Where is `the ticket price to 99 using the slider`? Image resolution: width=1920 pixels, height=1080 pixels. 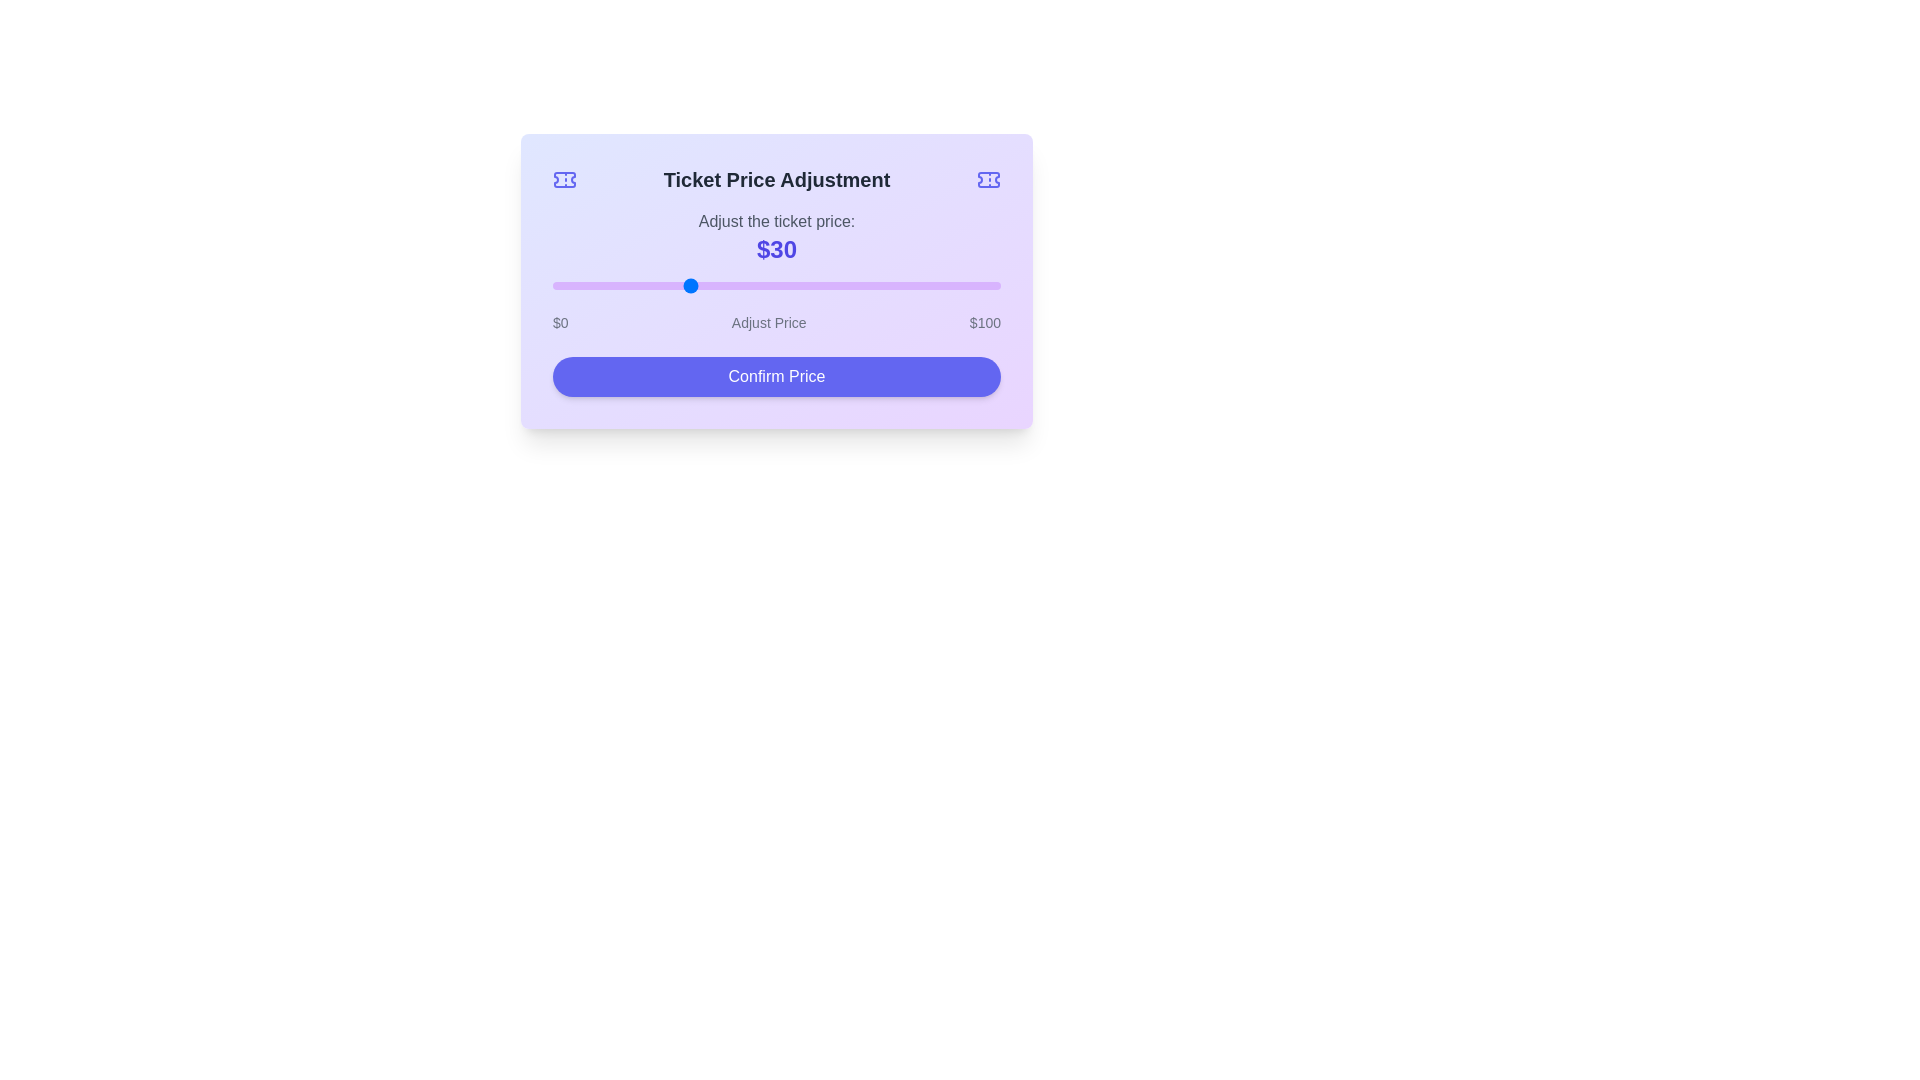
the ticket price to 99 using the slider is located at coordinates (996, 285).